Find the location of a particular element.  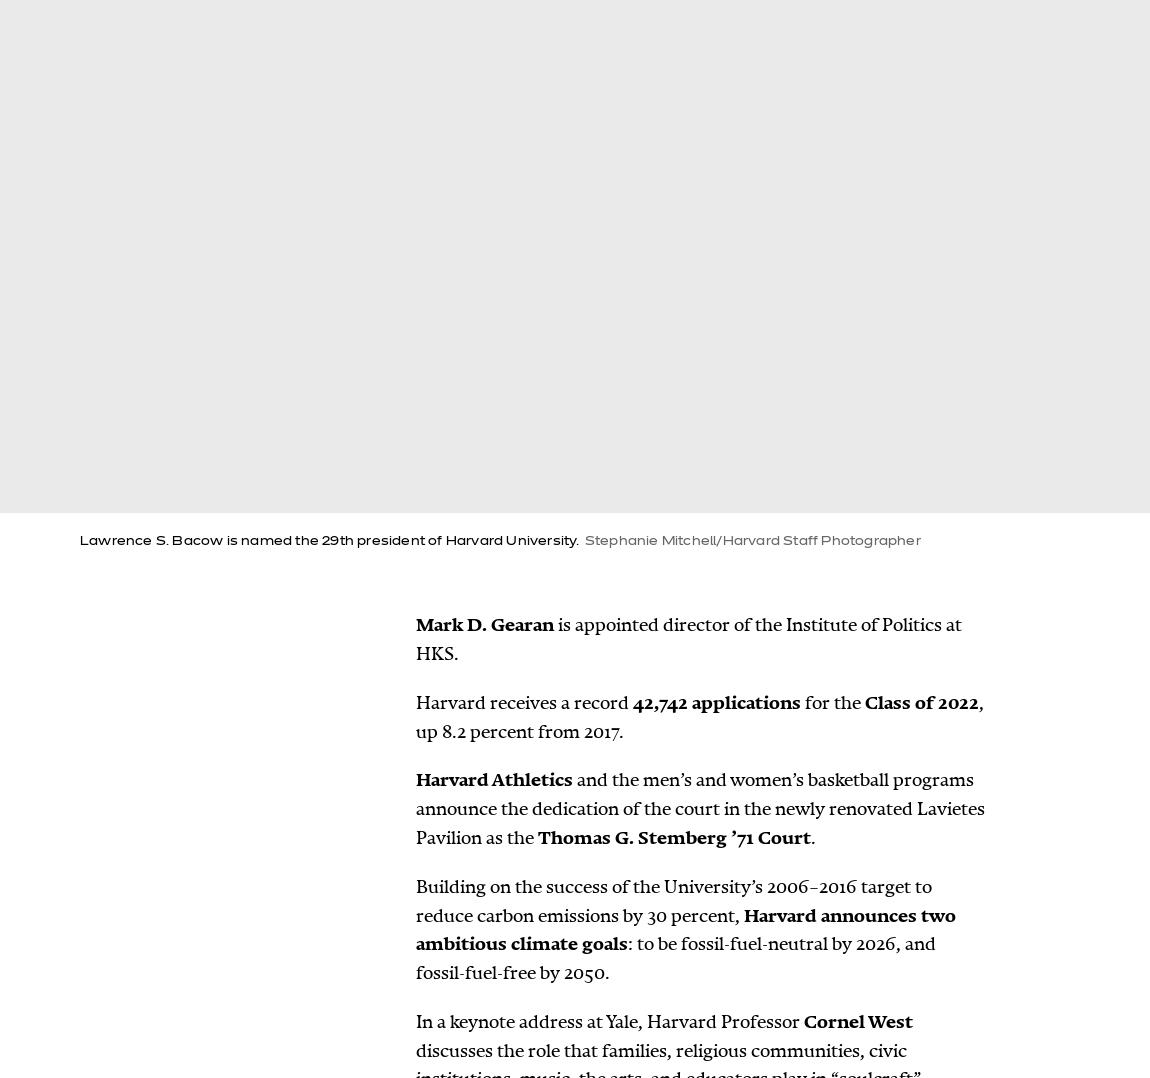

'42,742 applications' is located at coordinates (716, 700).